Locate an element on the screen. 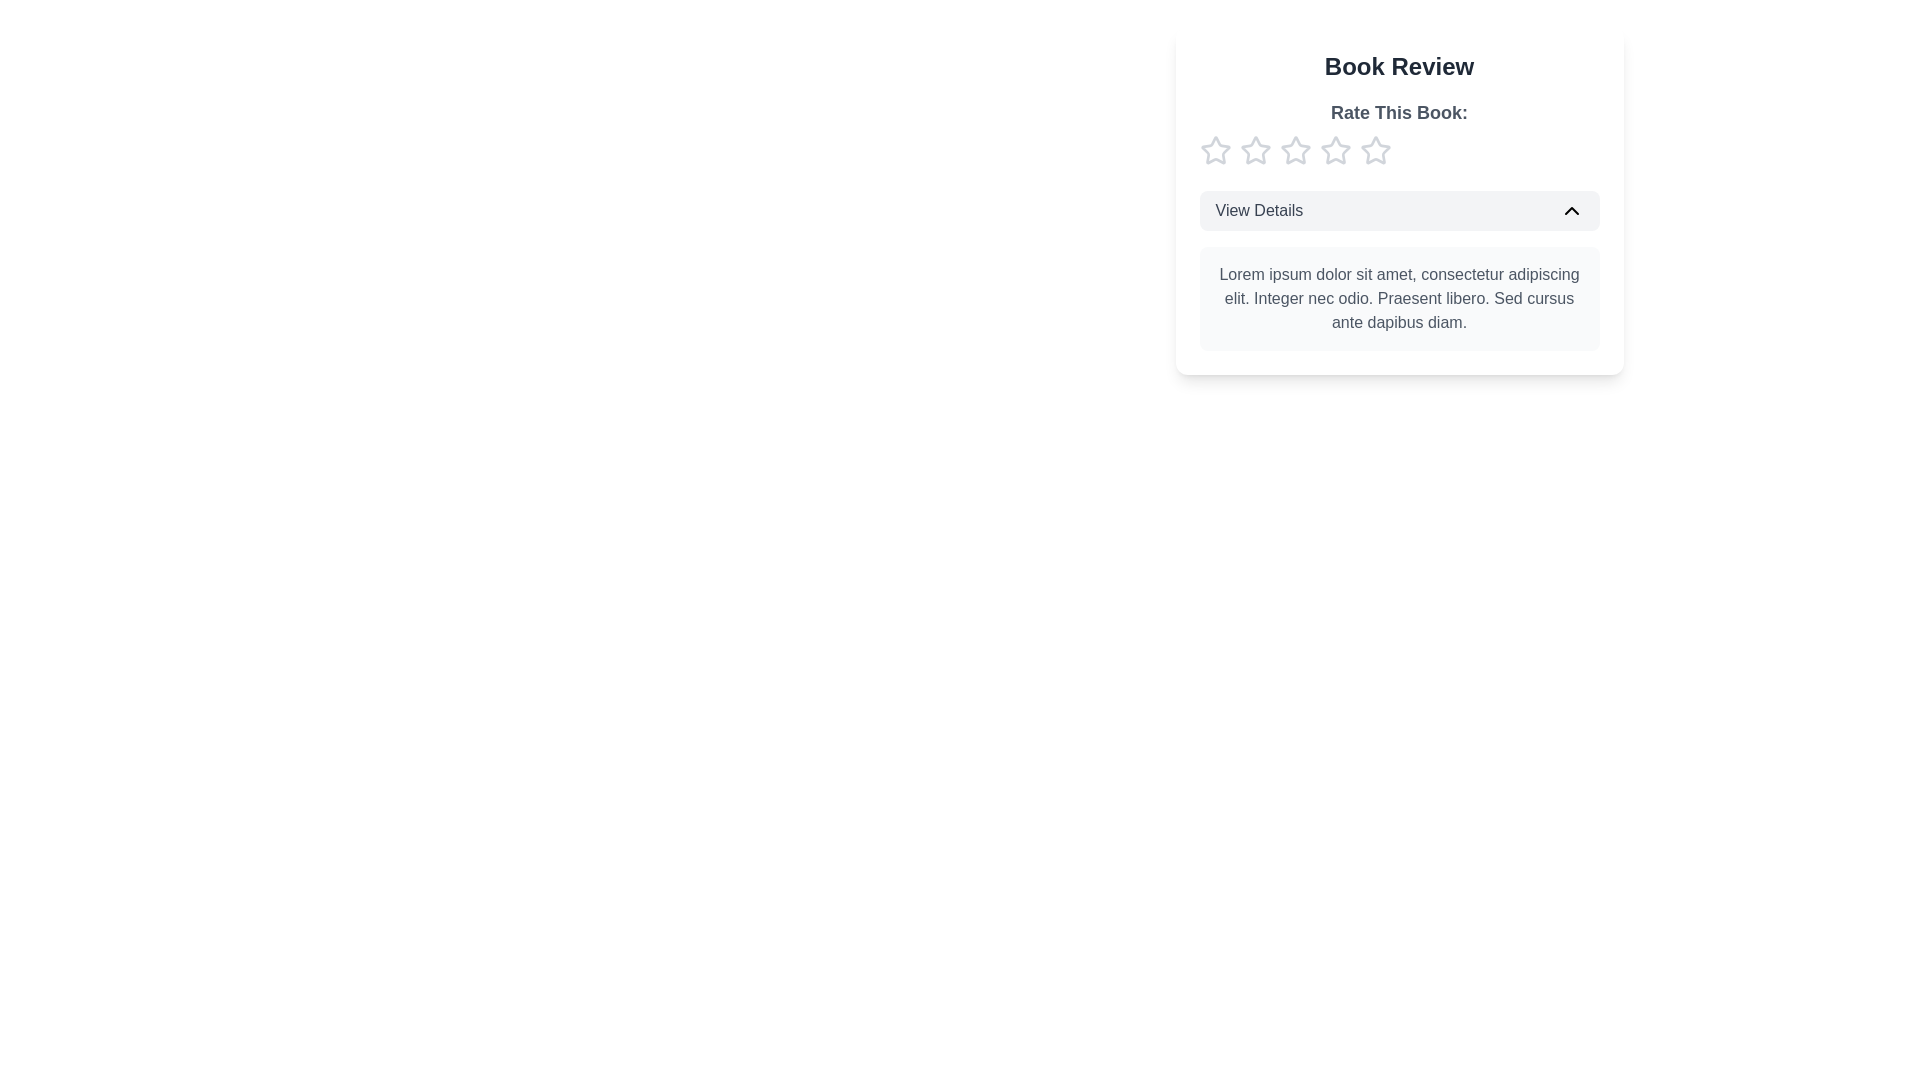 This screenshot has height=1080, width=1920. the first star in the rating system to record a one star rating for the book in the 'Book Review' section is located at coordinates (1214, 149).